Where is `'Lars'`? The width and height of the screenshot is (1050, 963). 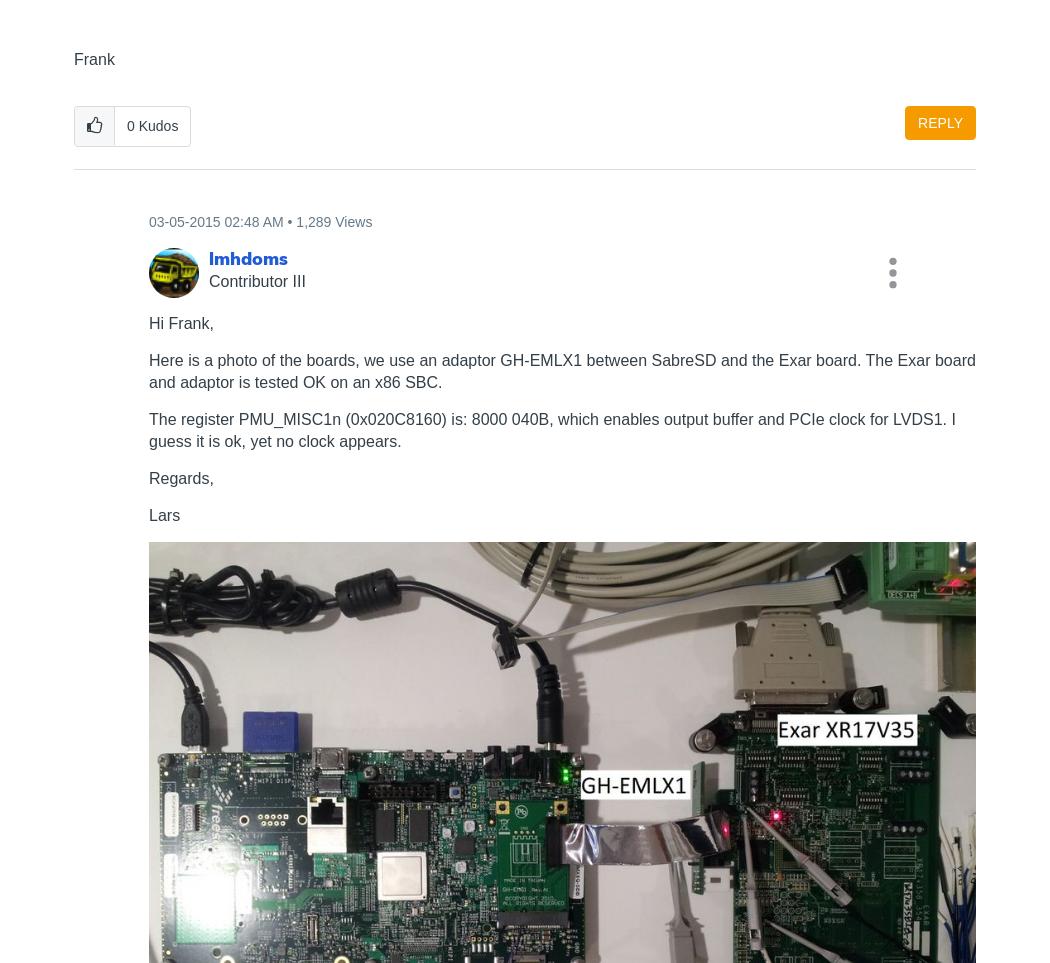 'Lars' is located at coordinates (164, 514).